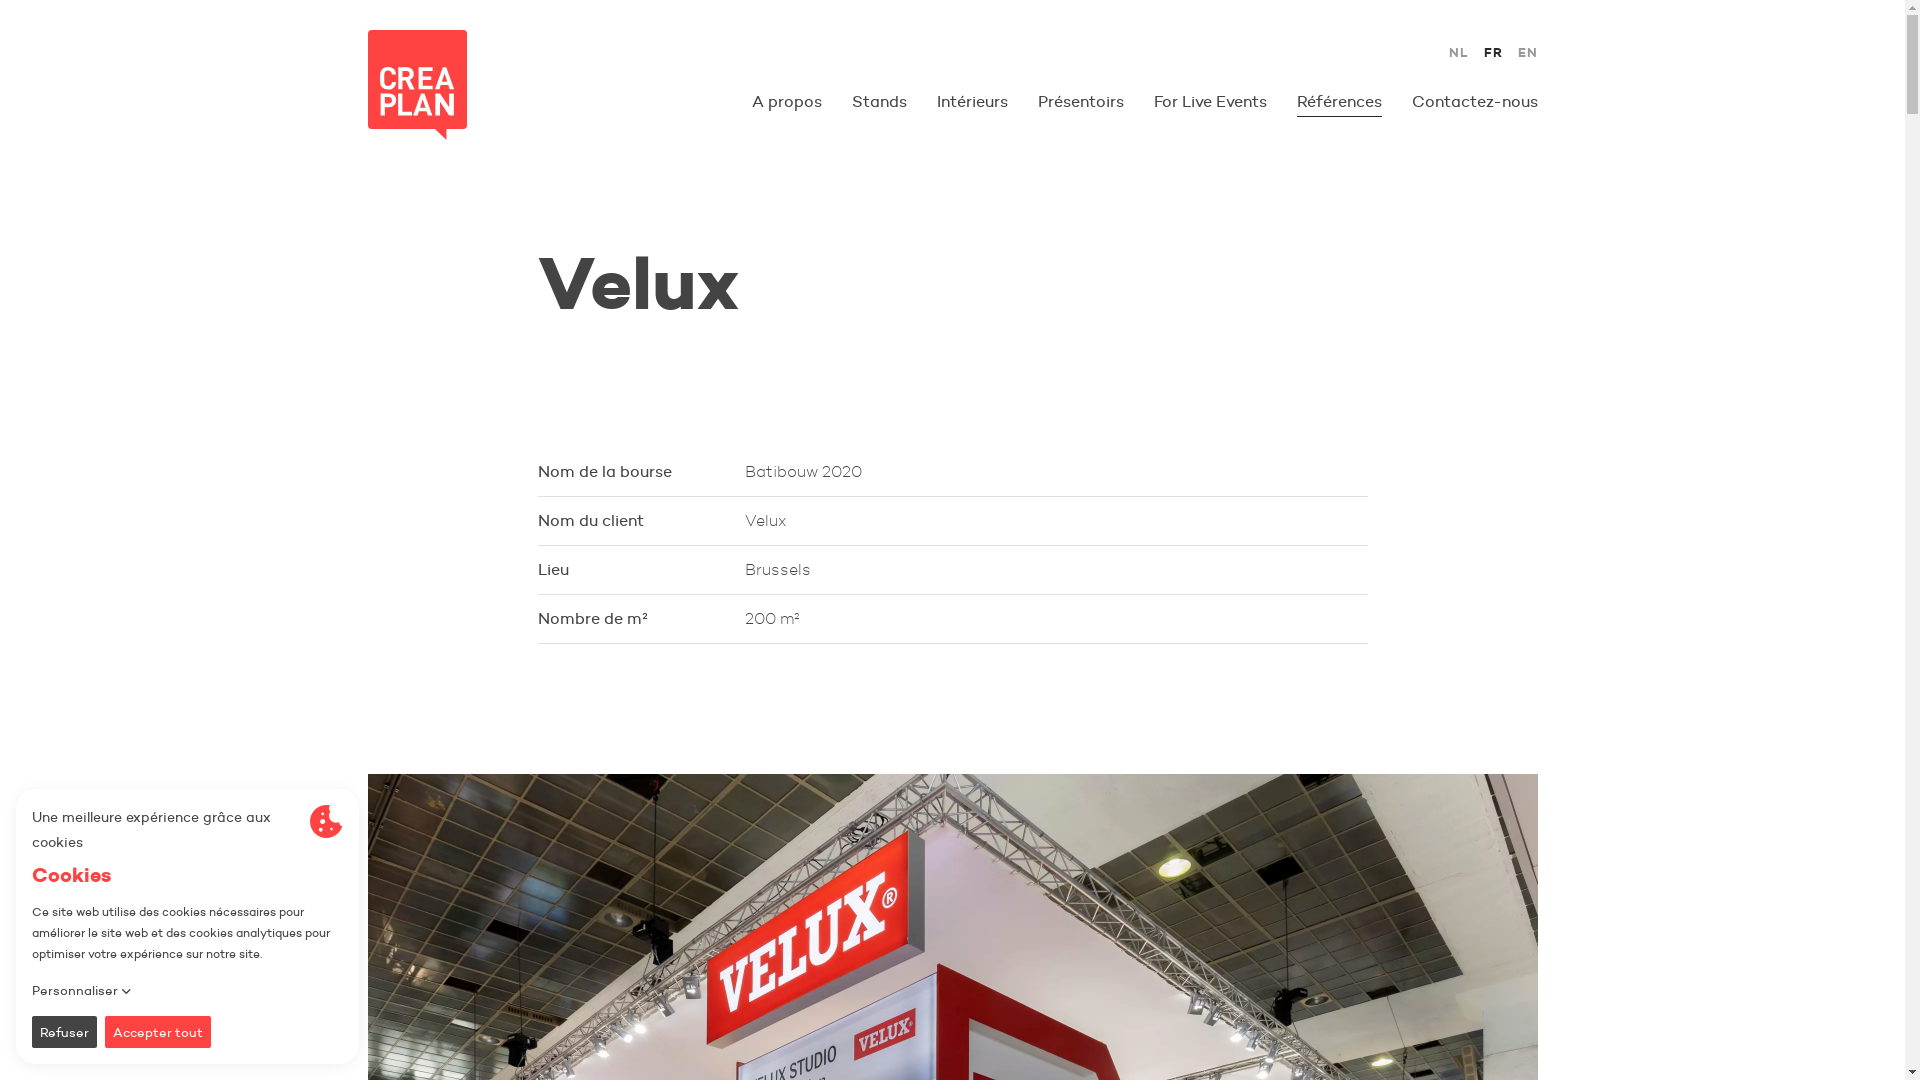 This screenshot has height=1080, width=1920. What do you see at coordinates (1526, 52) in the screenshot?
I see `'EN'` at bounding box center [1526, 52].